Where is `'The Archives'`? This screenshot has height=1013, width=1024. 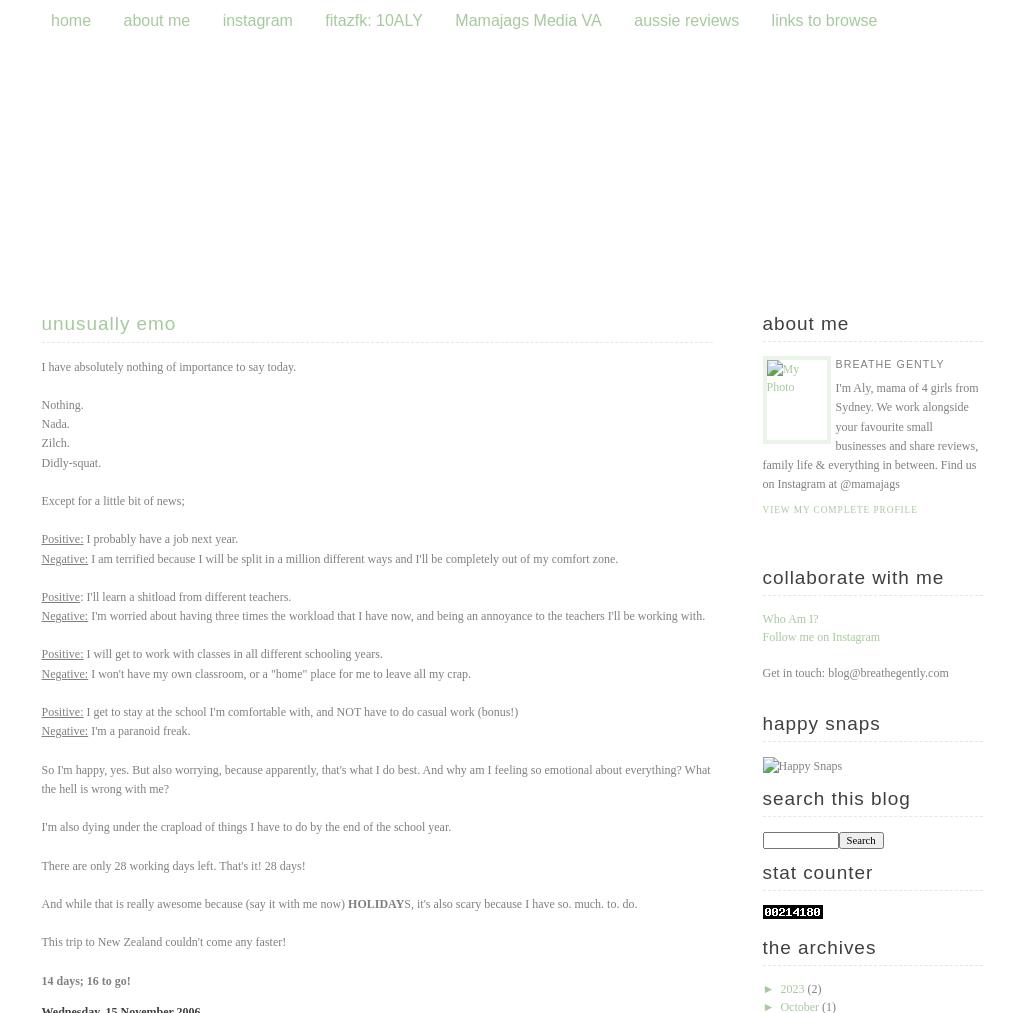
'The Archives' is located at coordinates (760, 946).